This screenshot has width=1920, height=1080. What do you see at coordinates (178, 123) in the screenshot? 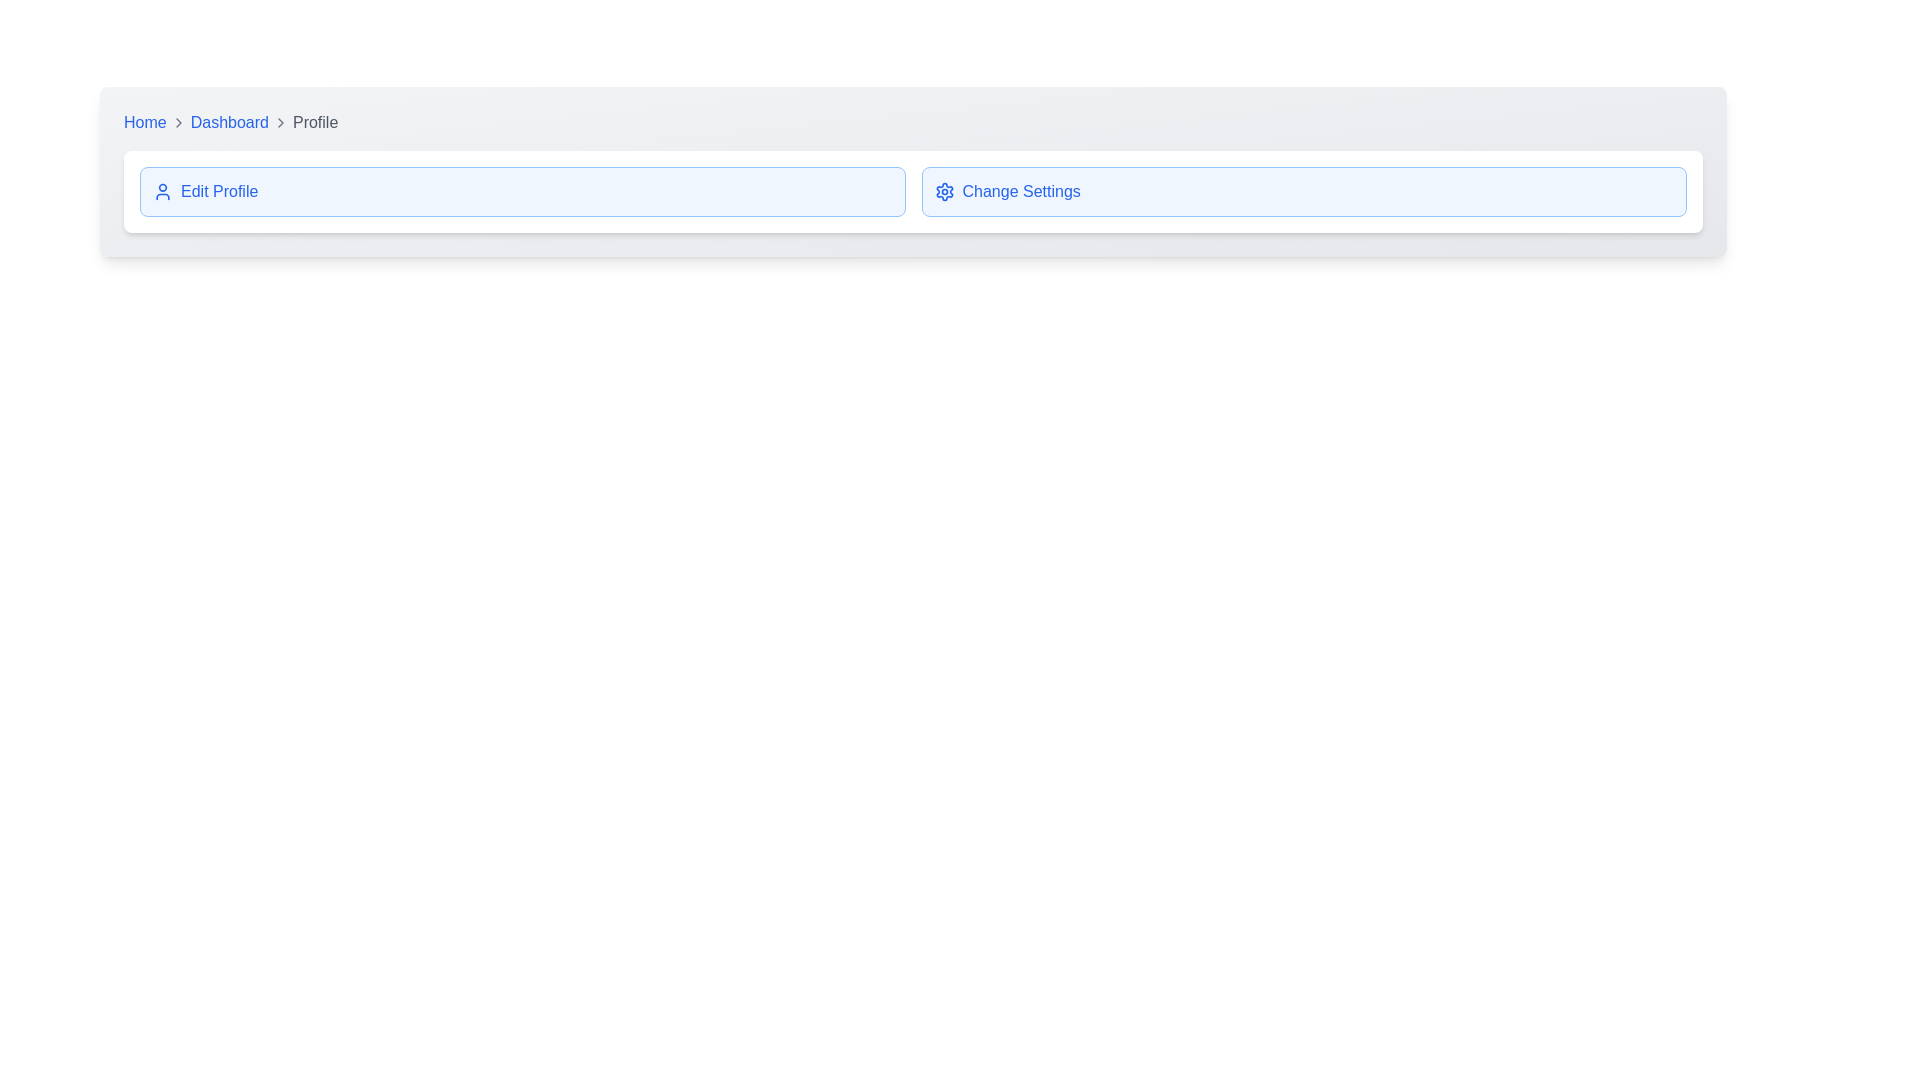
I see `the rightward-pointing chevron icon, which is light gray and located between the 'Home' link and other breadcrumb elements` at bounding box center [178, 123].